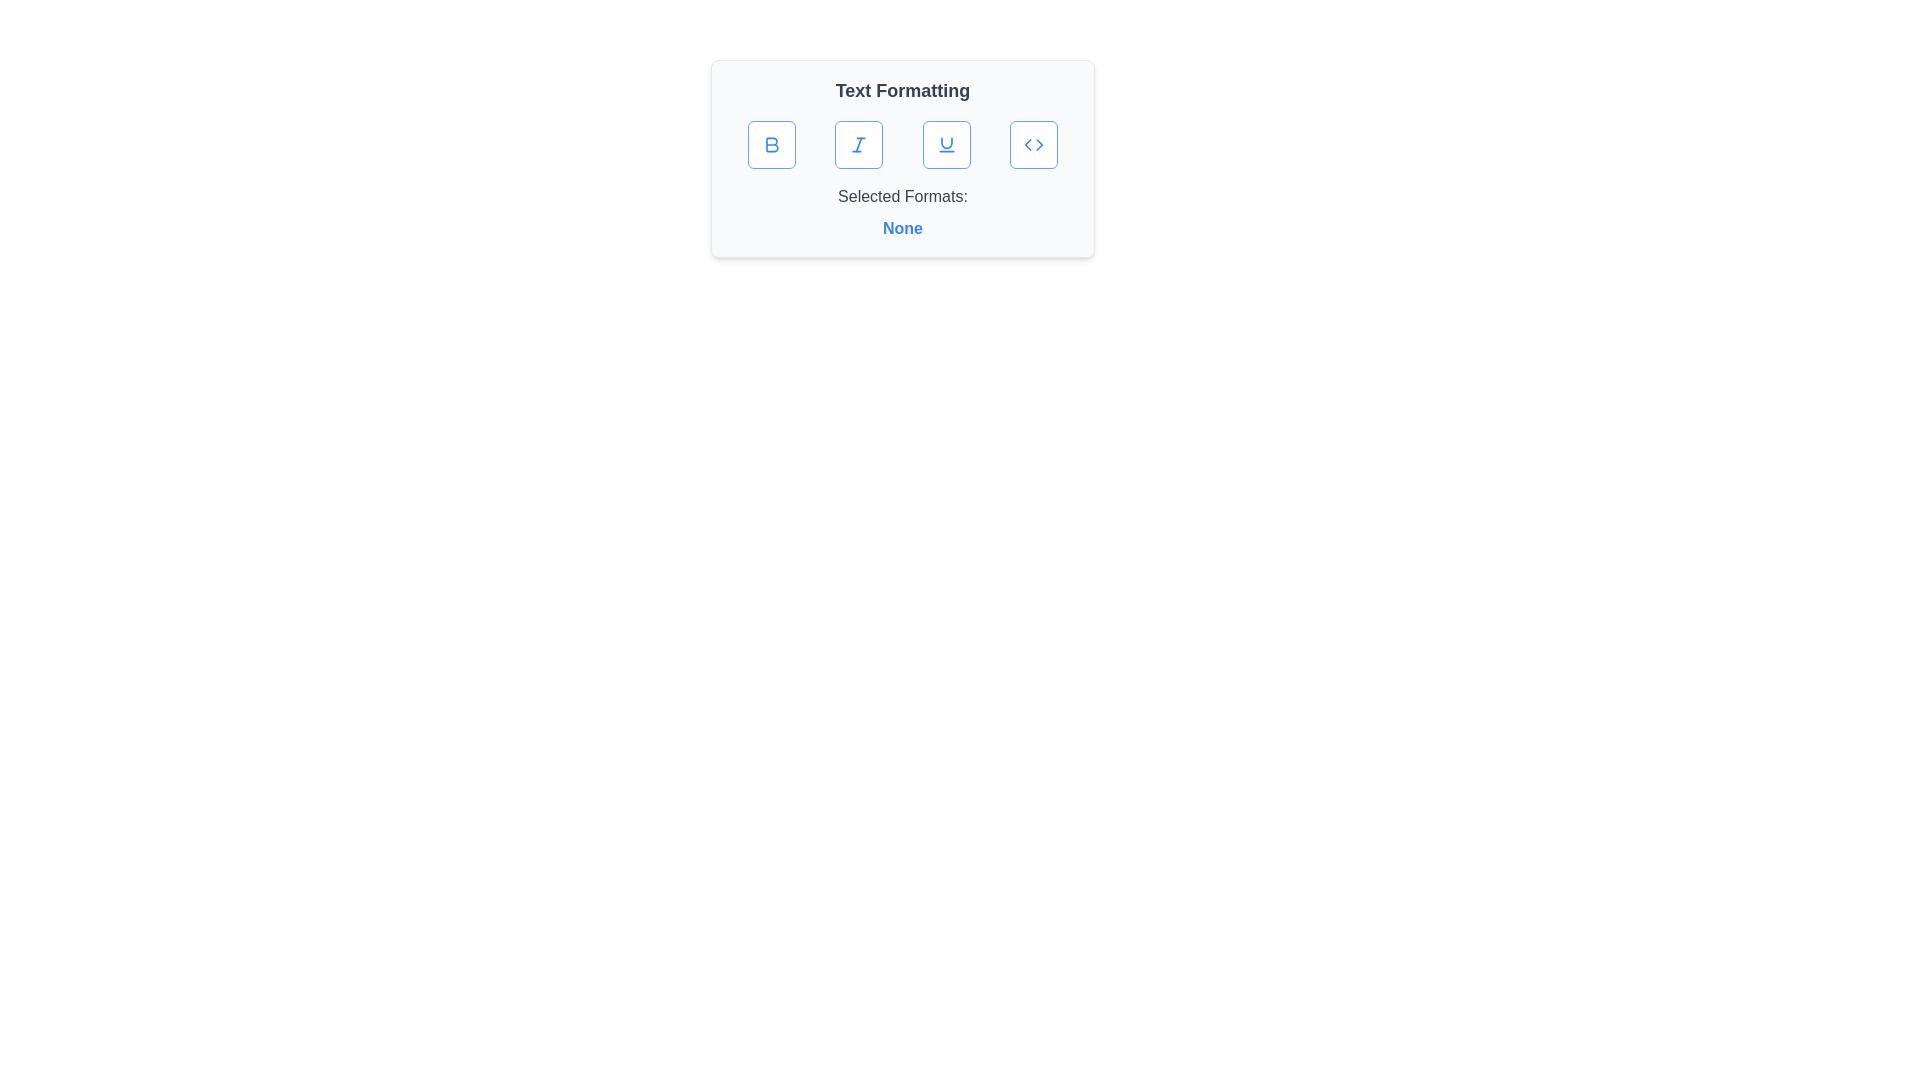 Image resolution: width=1920 pixels, height=1080 pixels. What do you see at coordinates (945, 144) in the screenshot?
I see `the underline button to toggle underline formatting` at bounding box center [945, 144].